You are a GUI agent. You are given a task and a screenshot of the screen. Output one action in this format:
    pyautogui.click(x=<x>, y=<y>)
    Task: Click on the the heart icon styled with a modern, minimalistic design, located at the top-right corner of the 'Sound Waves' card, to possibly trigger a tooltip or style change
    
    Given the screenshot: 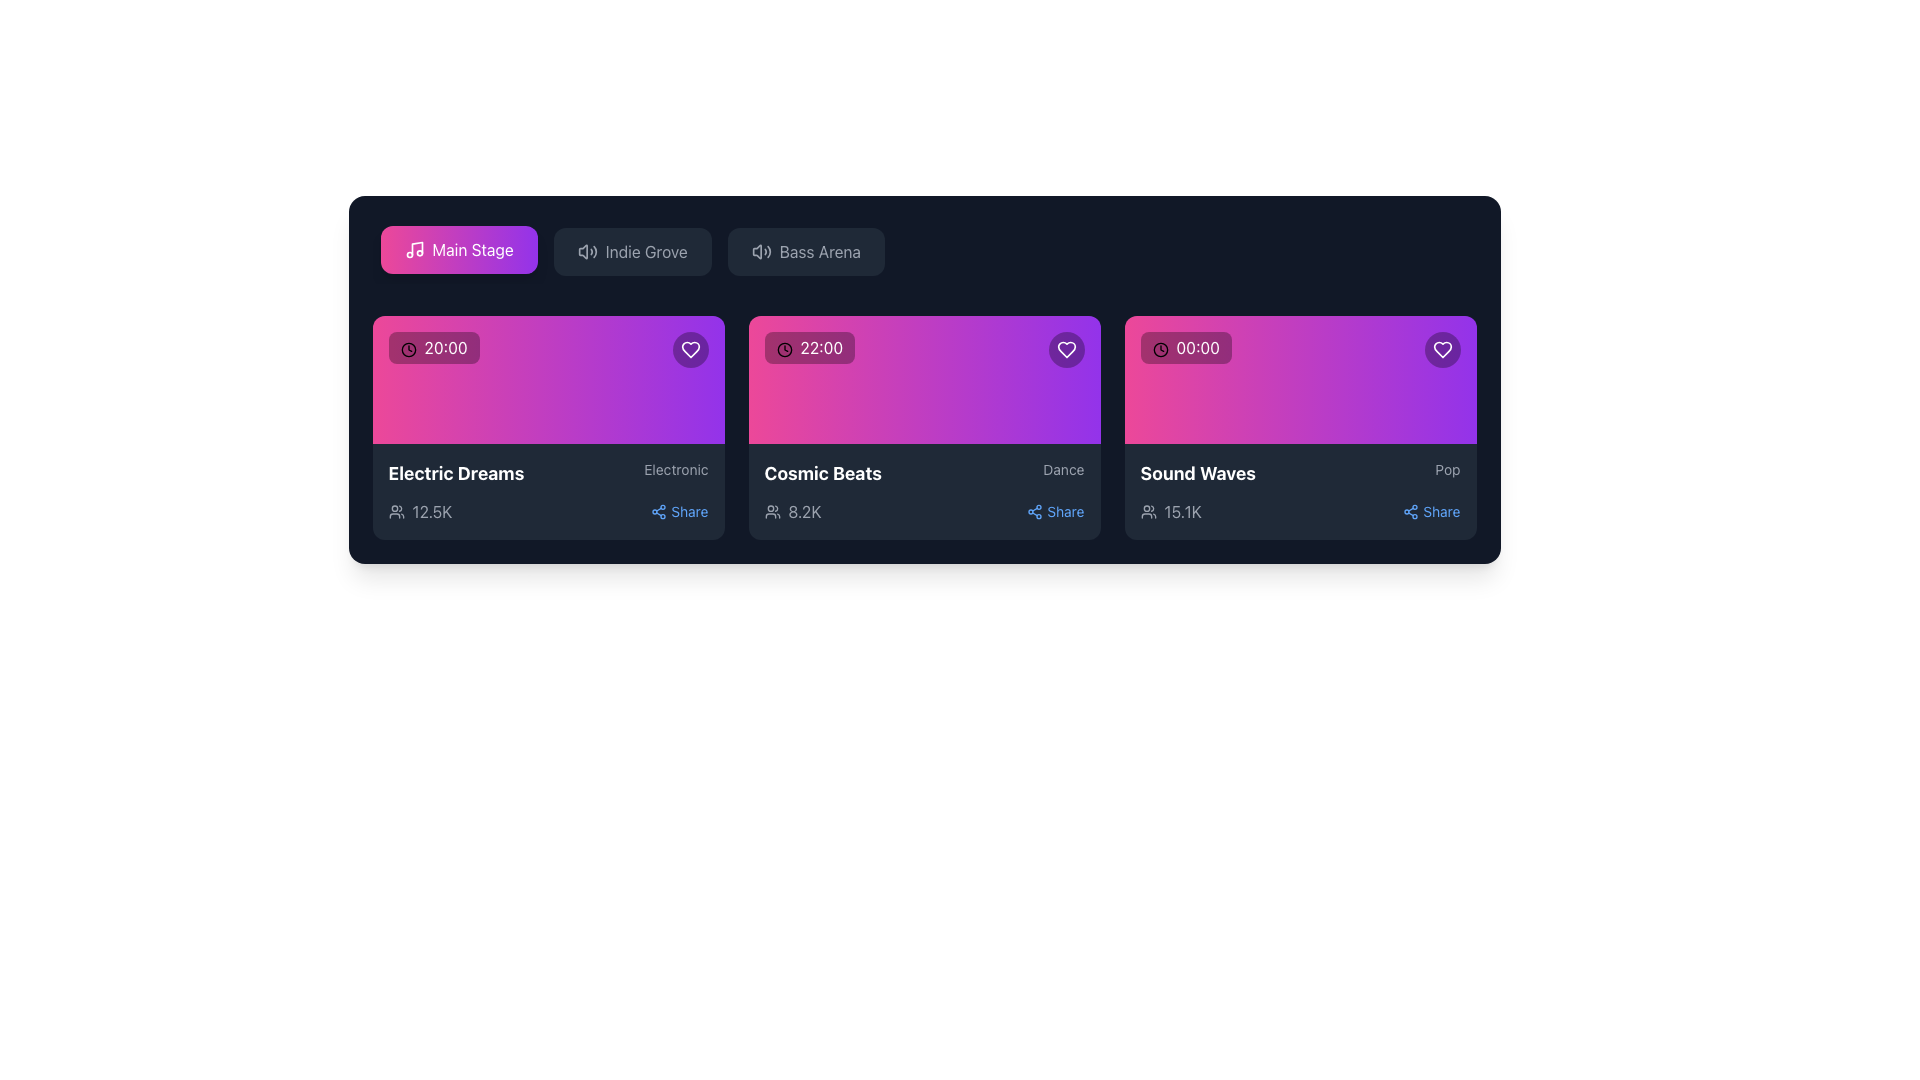 What is the action you would take?
    pyautogui.click(x=1442, y=349)
    